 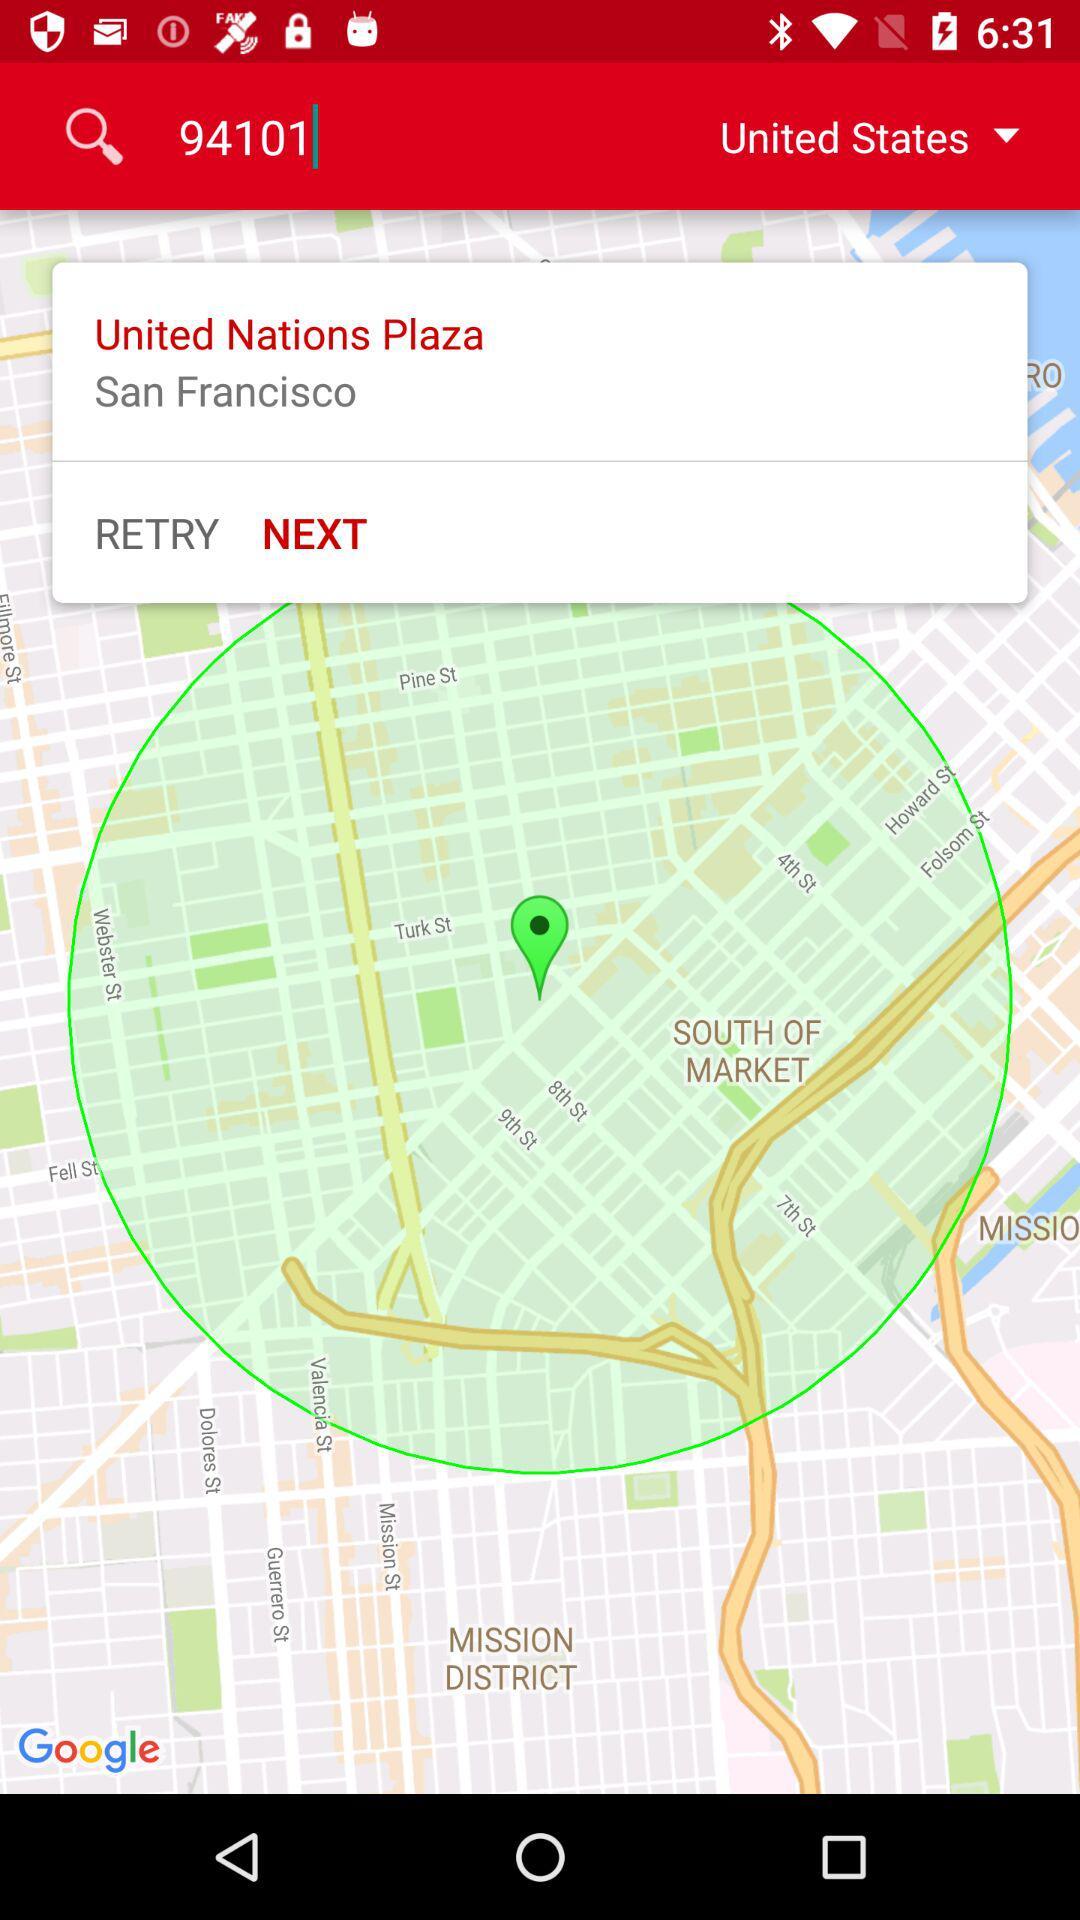 What do you see at coordinates (156, 532) in the screenshot?
I see `the icon to the left of next icon` at bounding box center [156, 532].